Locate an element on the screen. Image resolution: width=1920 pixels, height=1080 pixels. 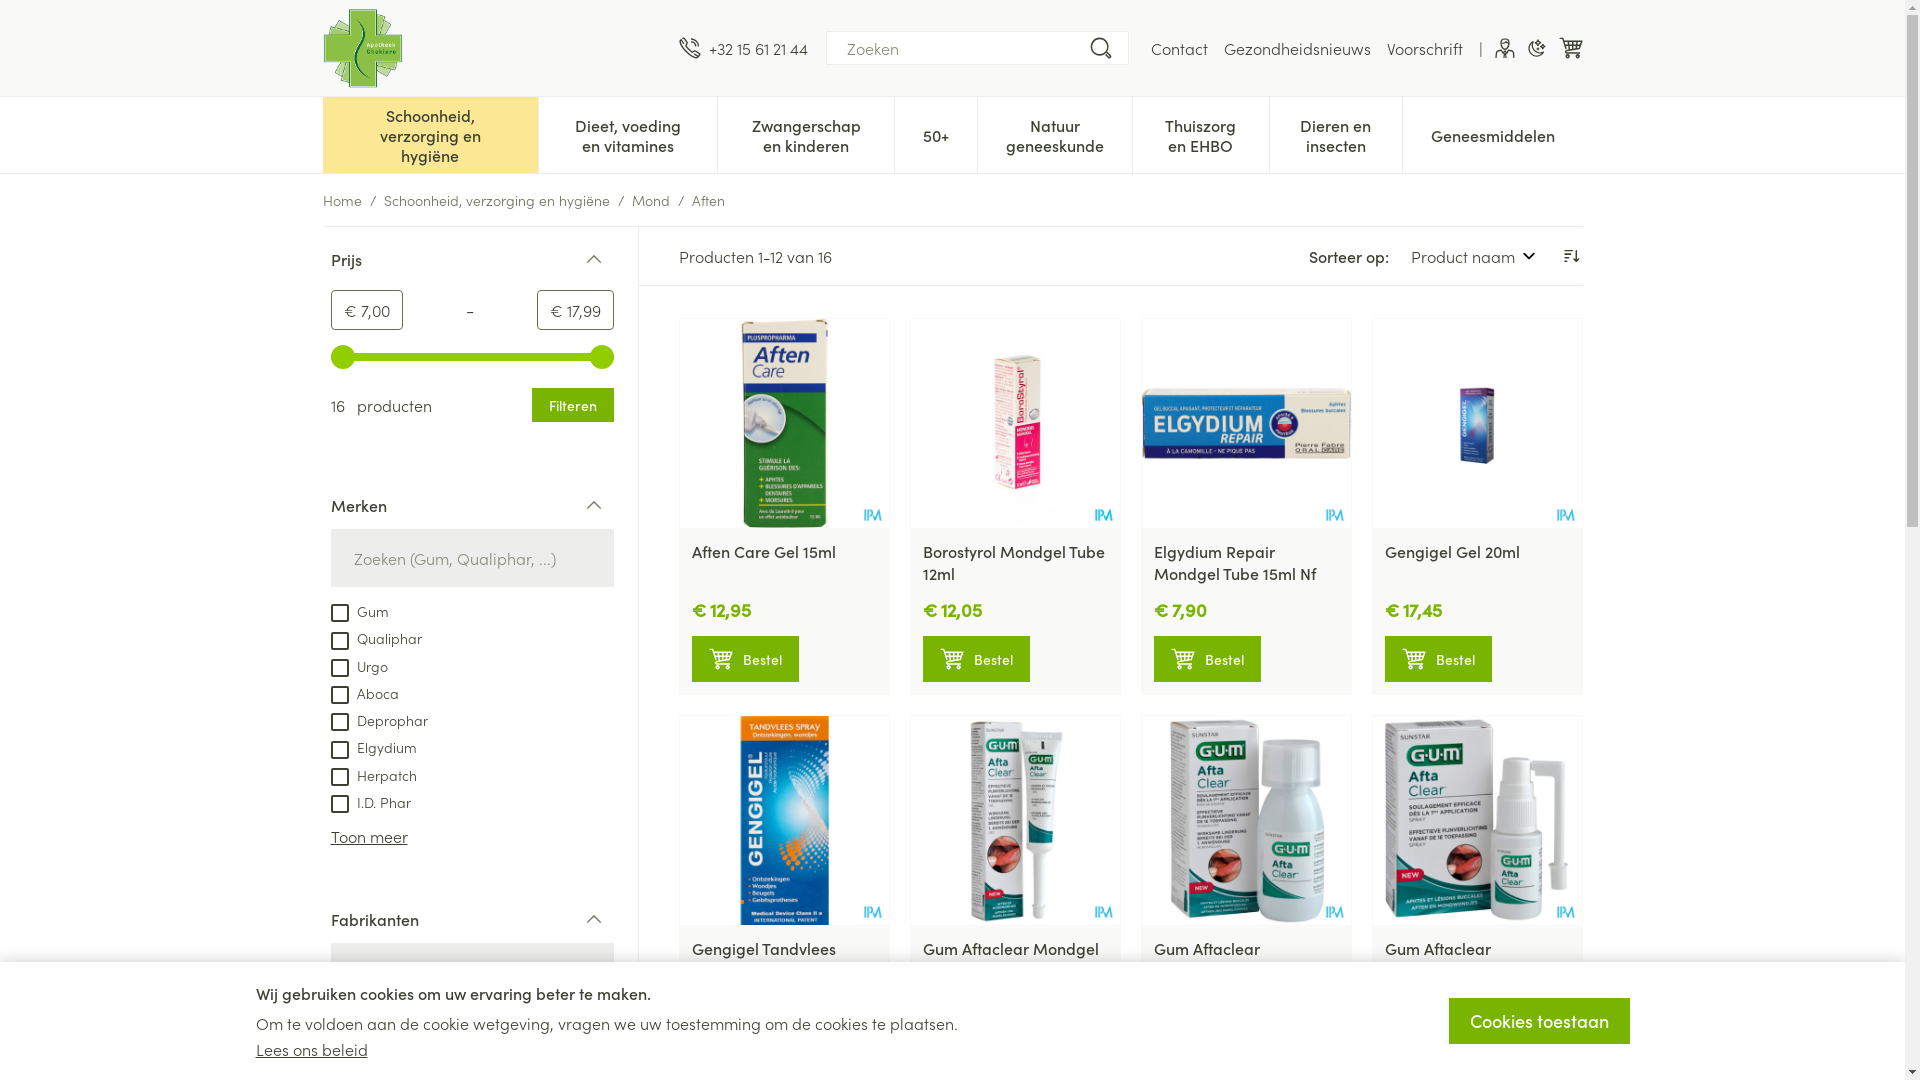
'Mond' is located at coordinates (651, 200).